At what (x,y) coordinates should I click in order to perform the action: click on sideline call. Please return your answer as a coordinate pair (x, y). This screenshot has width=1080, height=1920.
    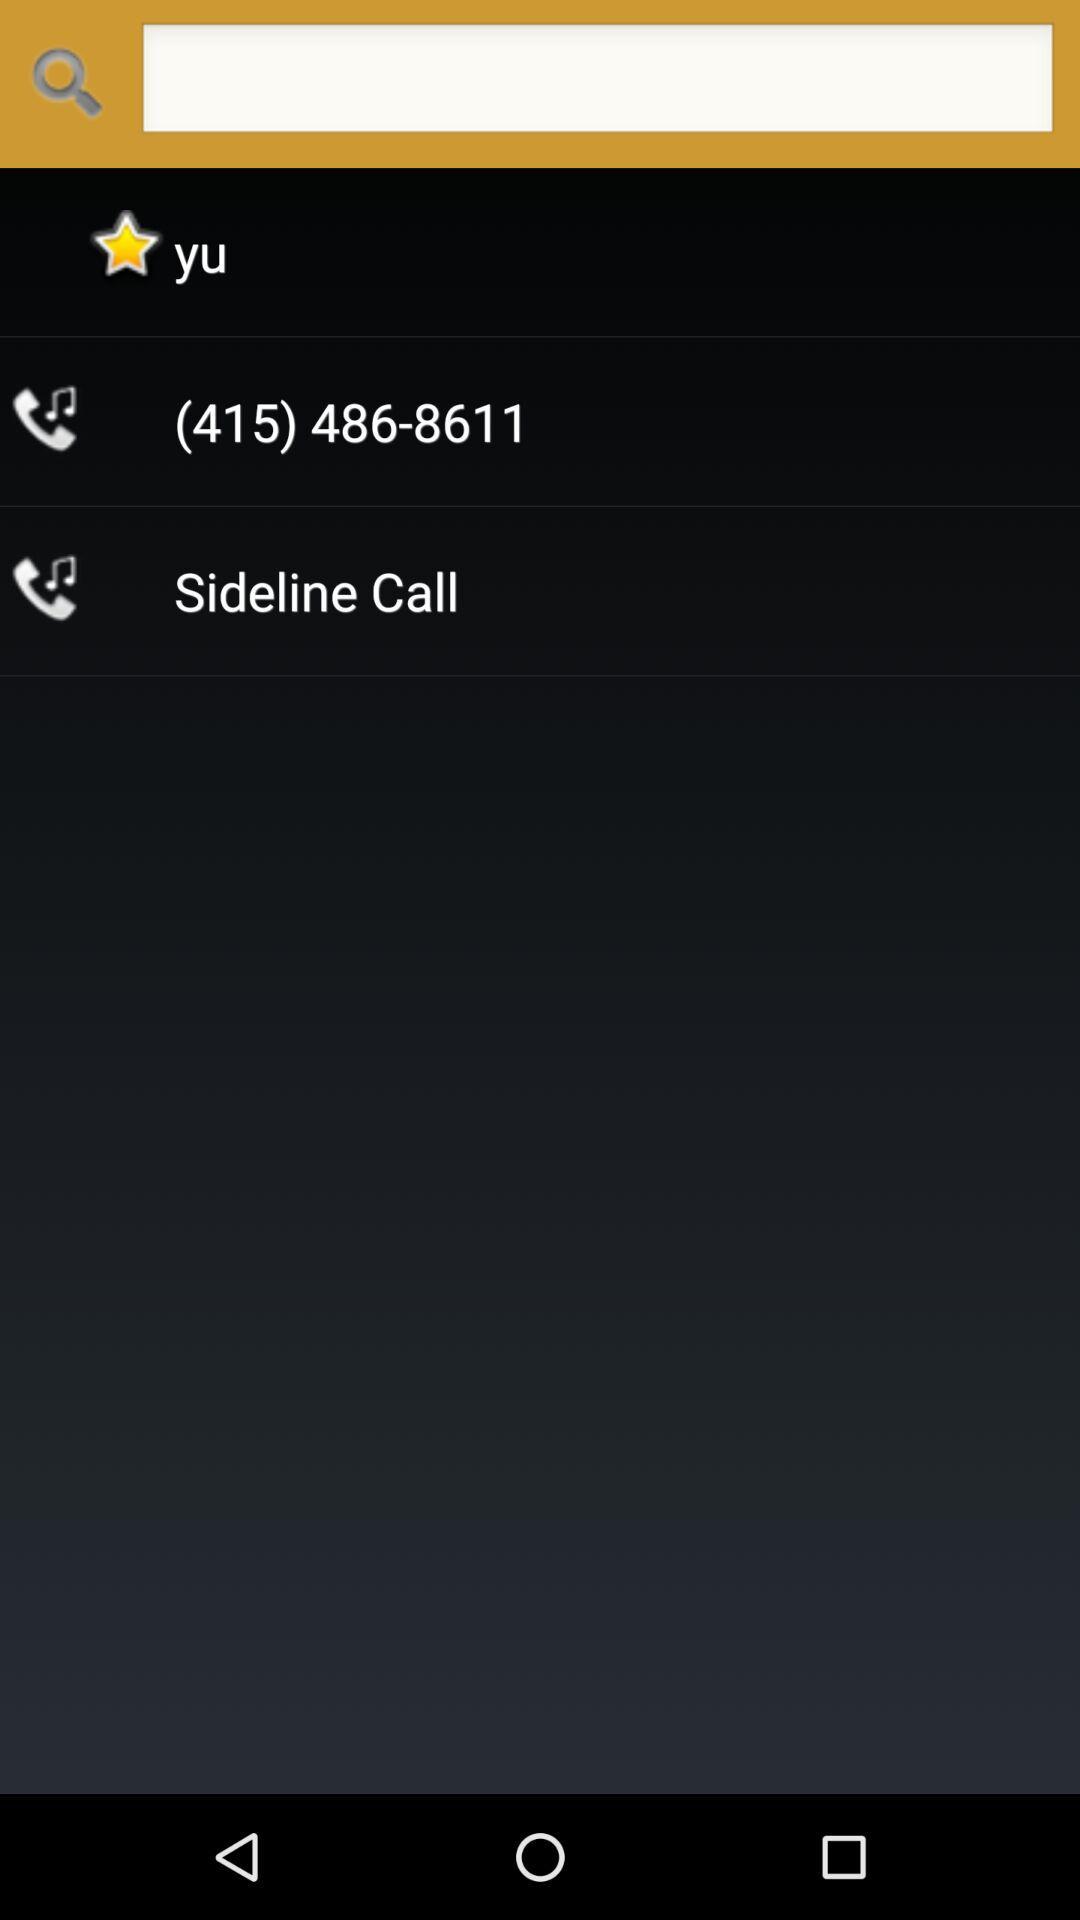
    Looking at the image, I should click on (315, 589).